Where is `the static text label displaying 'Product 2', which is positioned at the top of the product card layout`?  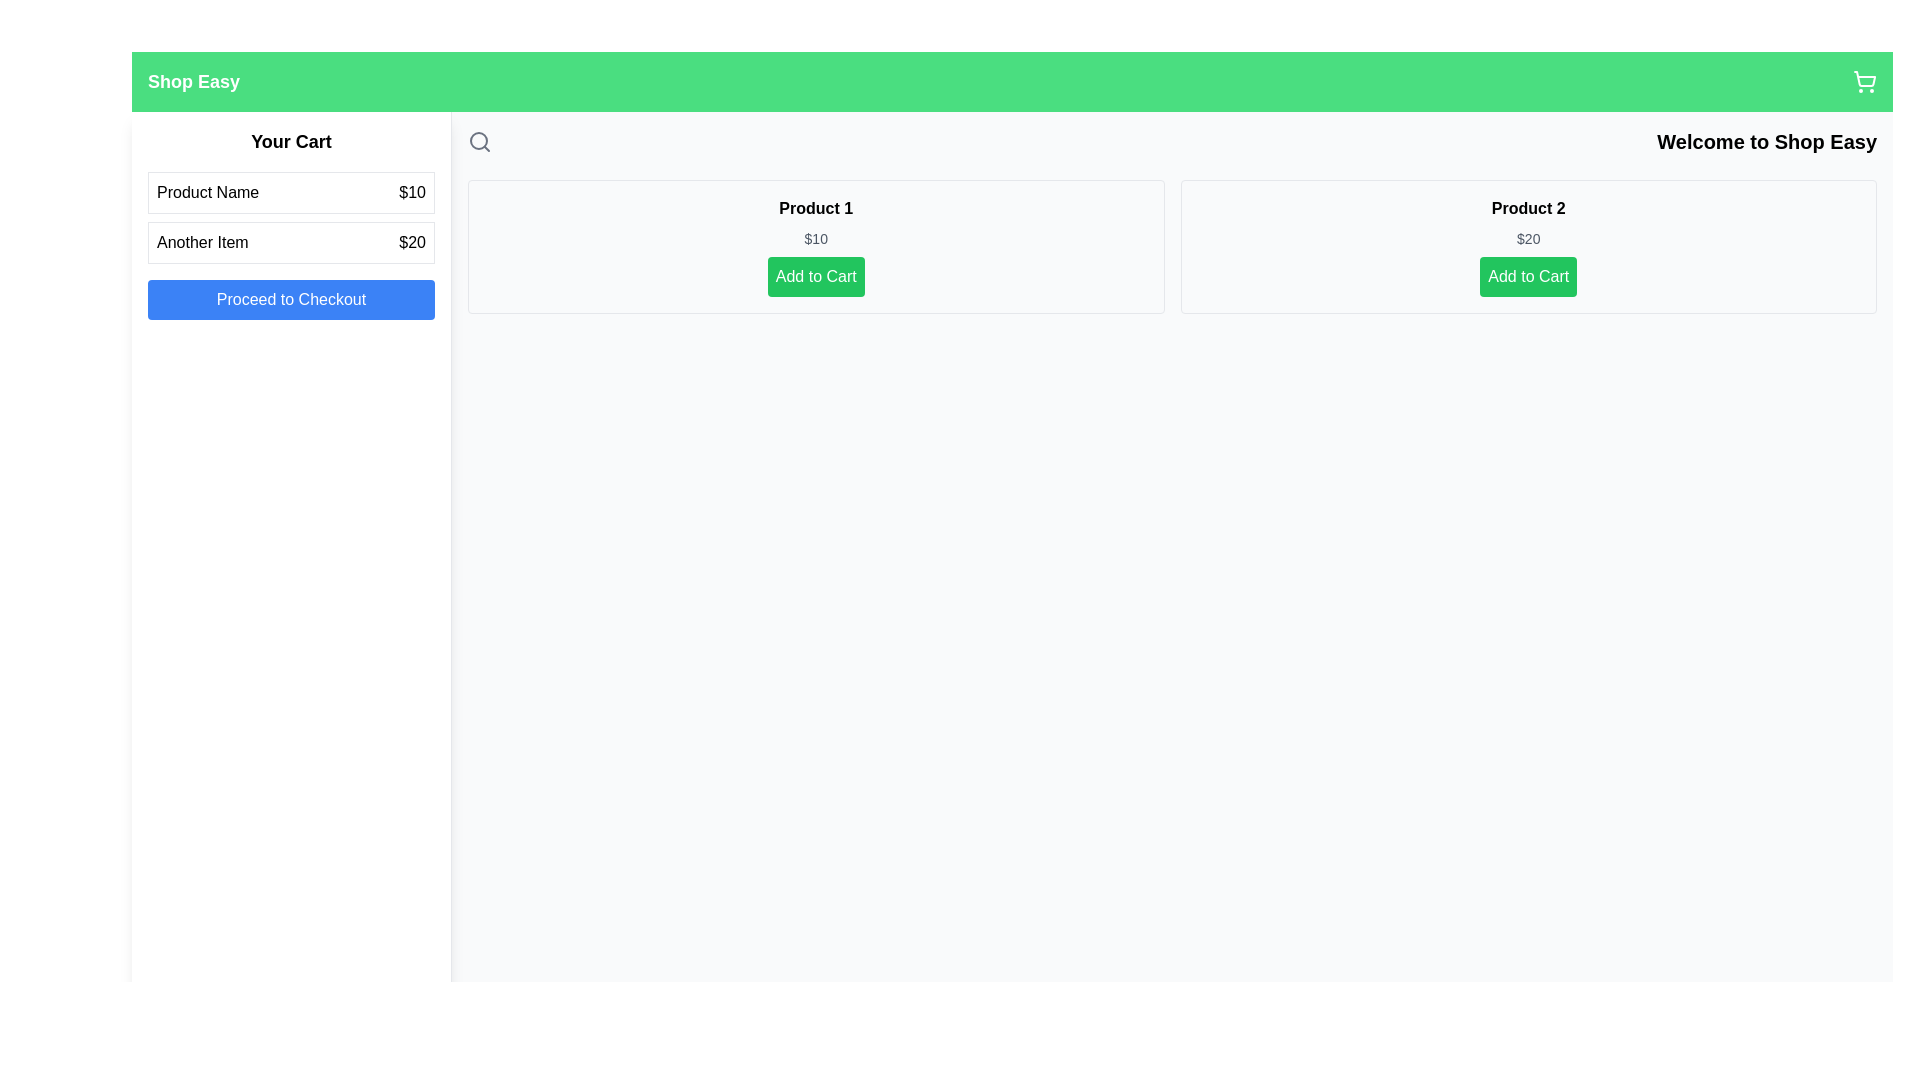
the static text label displaying 'Product 2', which is positioned at the top of the product card layout is located at coordinates (1527, 208).